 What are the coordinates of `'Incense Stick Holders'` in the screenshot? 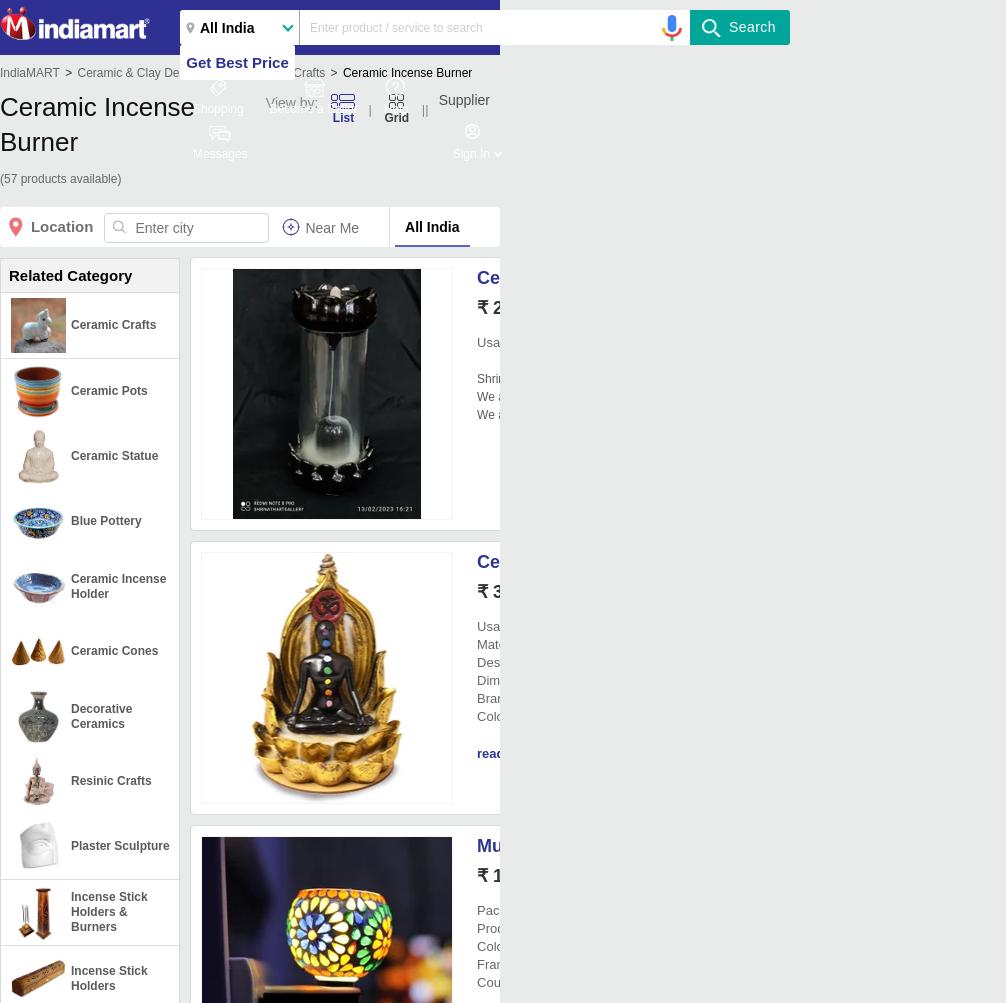 It's located at (108, 976).